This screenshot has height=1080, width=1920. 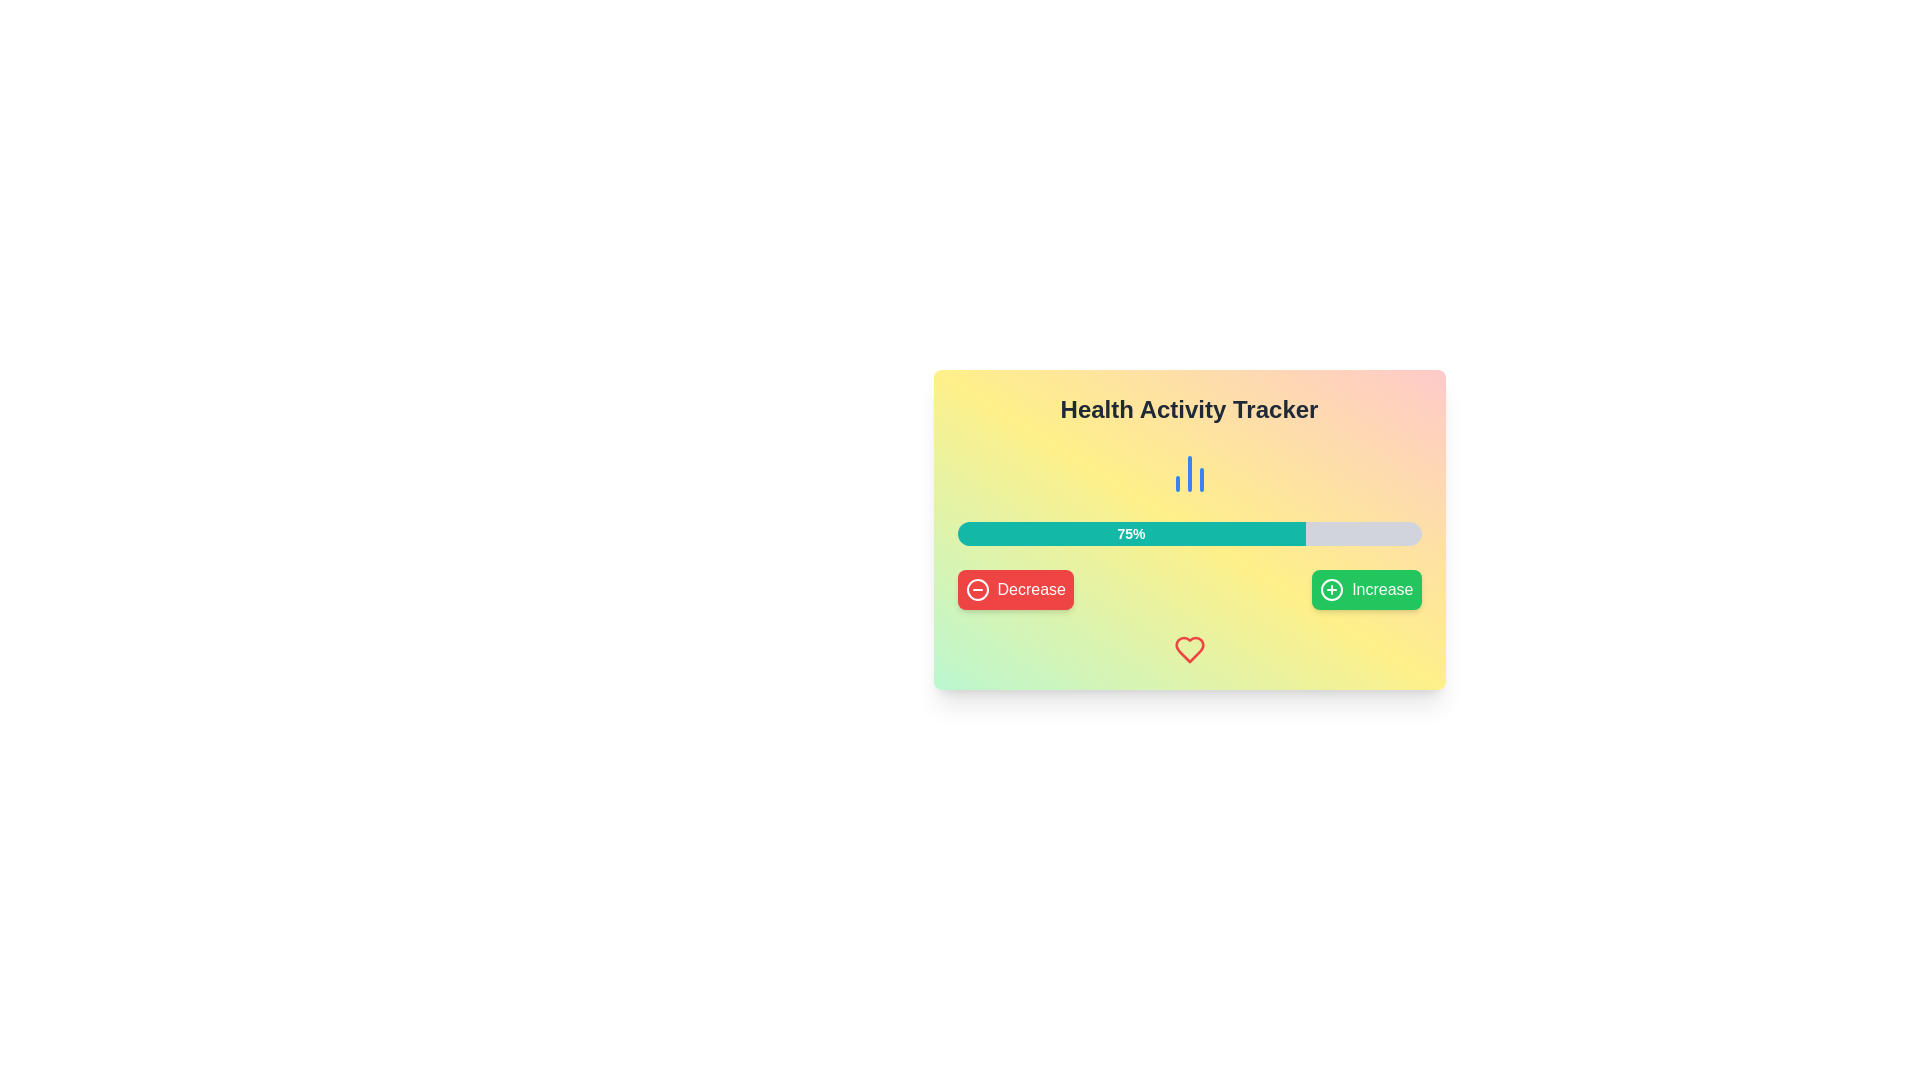 What do you see at coordinates (1189, 650) in the screenshot?
I see `the red heart-shaped icon located at the bottom of the gradient background card, beneath the 'Health Activity Tracker' text, and above the 'Decrease' and 'Increase' buttons` at bounding box center [1189, 650].